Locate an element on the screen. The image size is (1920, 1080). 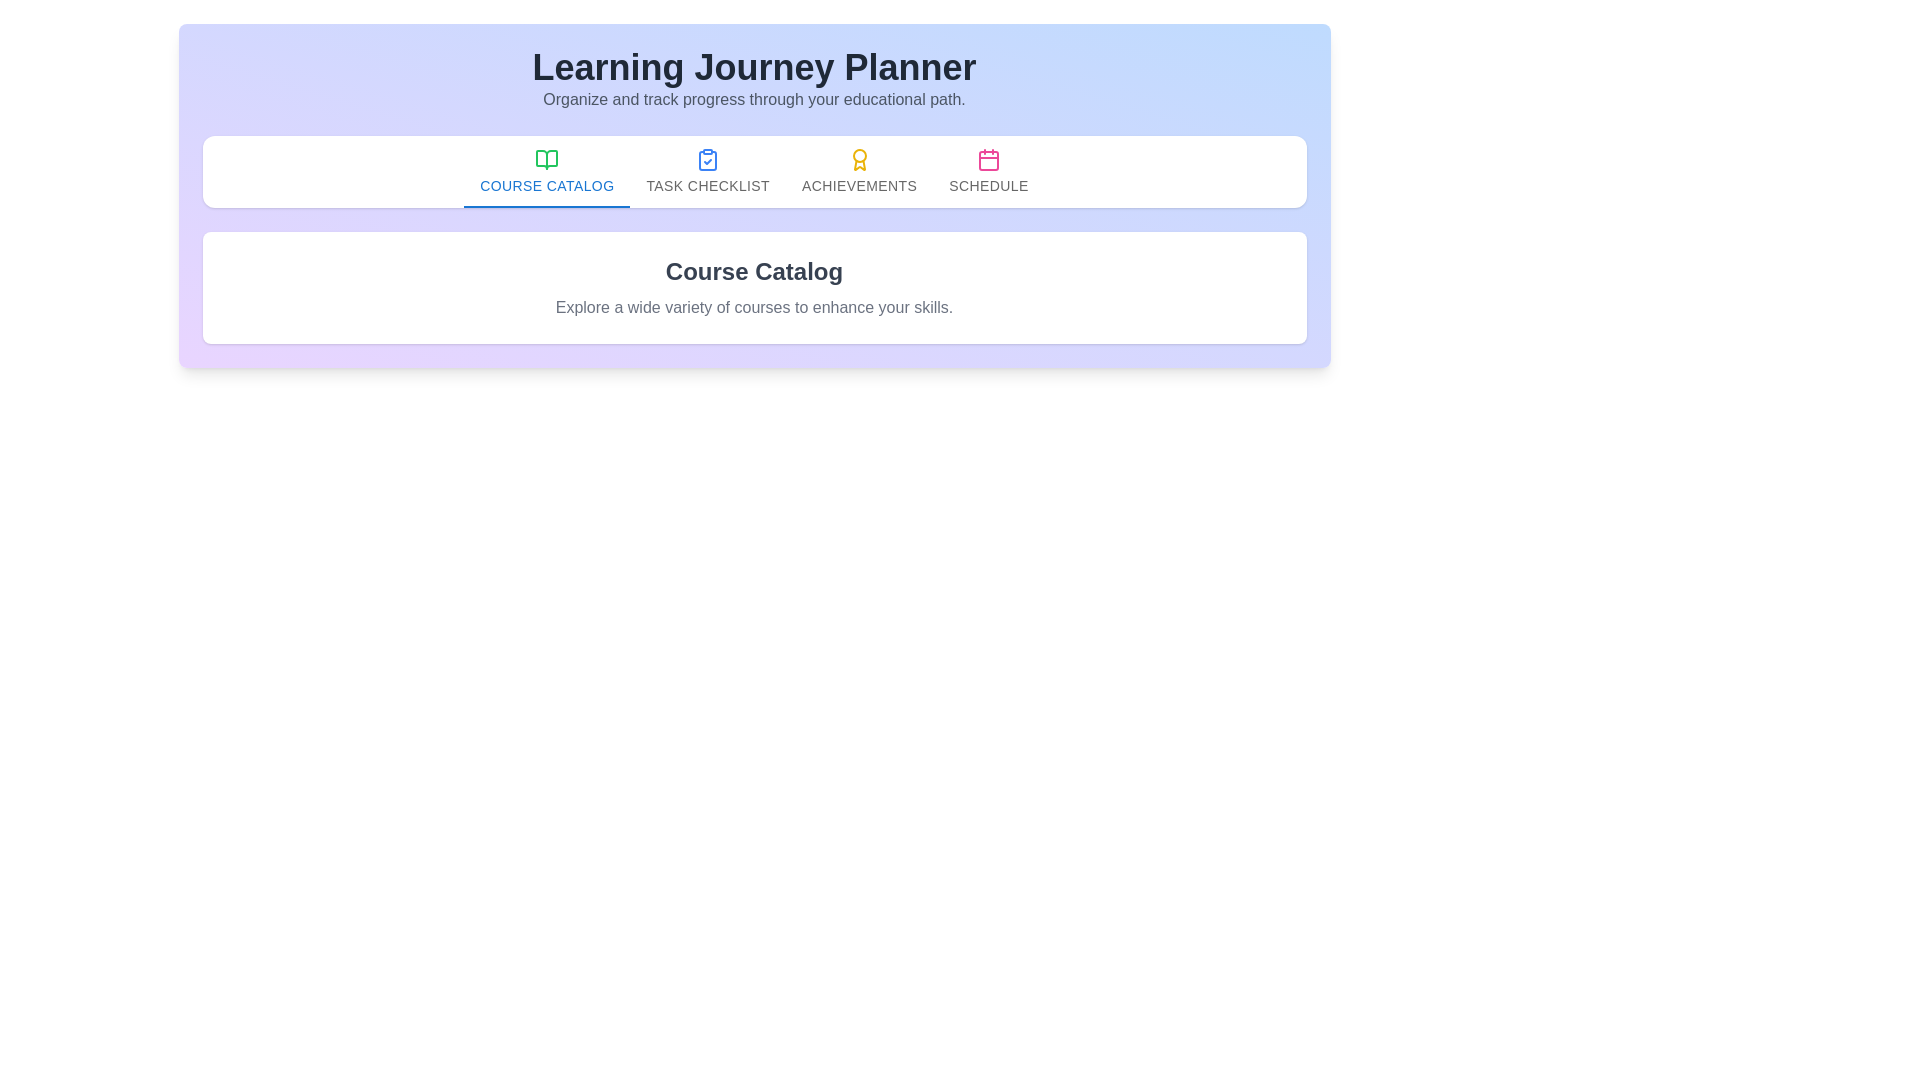
the third tab button in the horizontal navigation bar is located at coordinates (859, 171).